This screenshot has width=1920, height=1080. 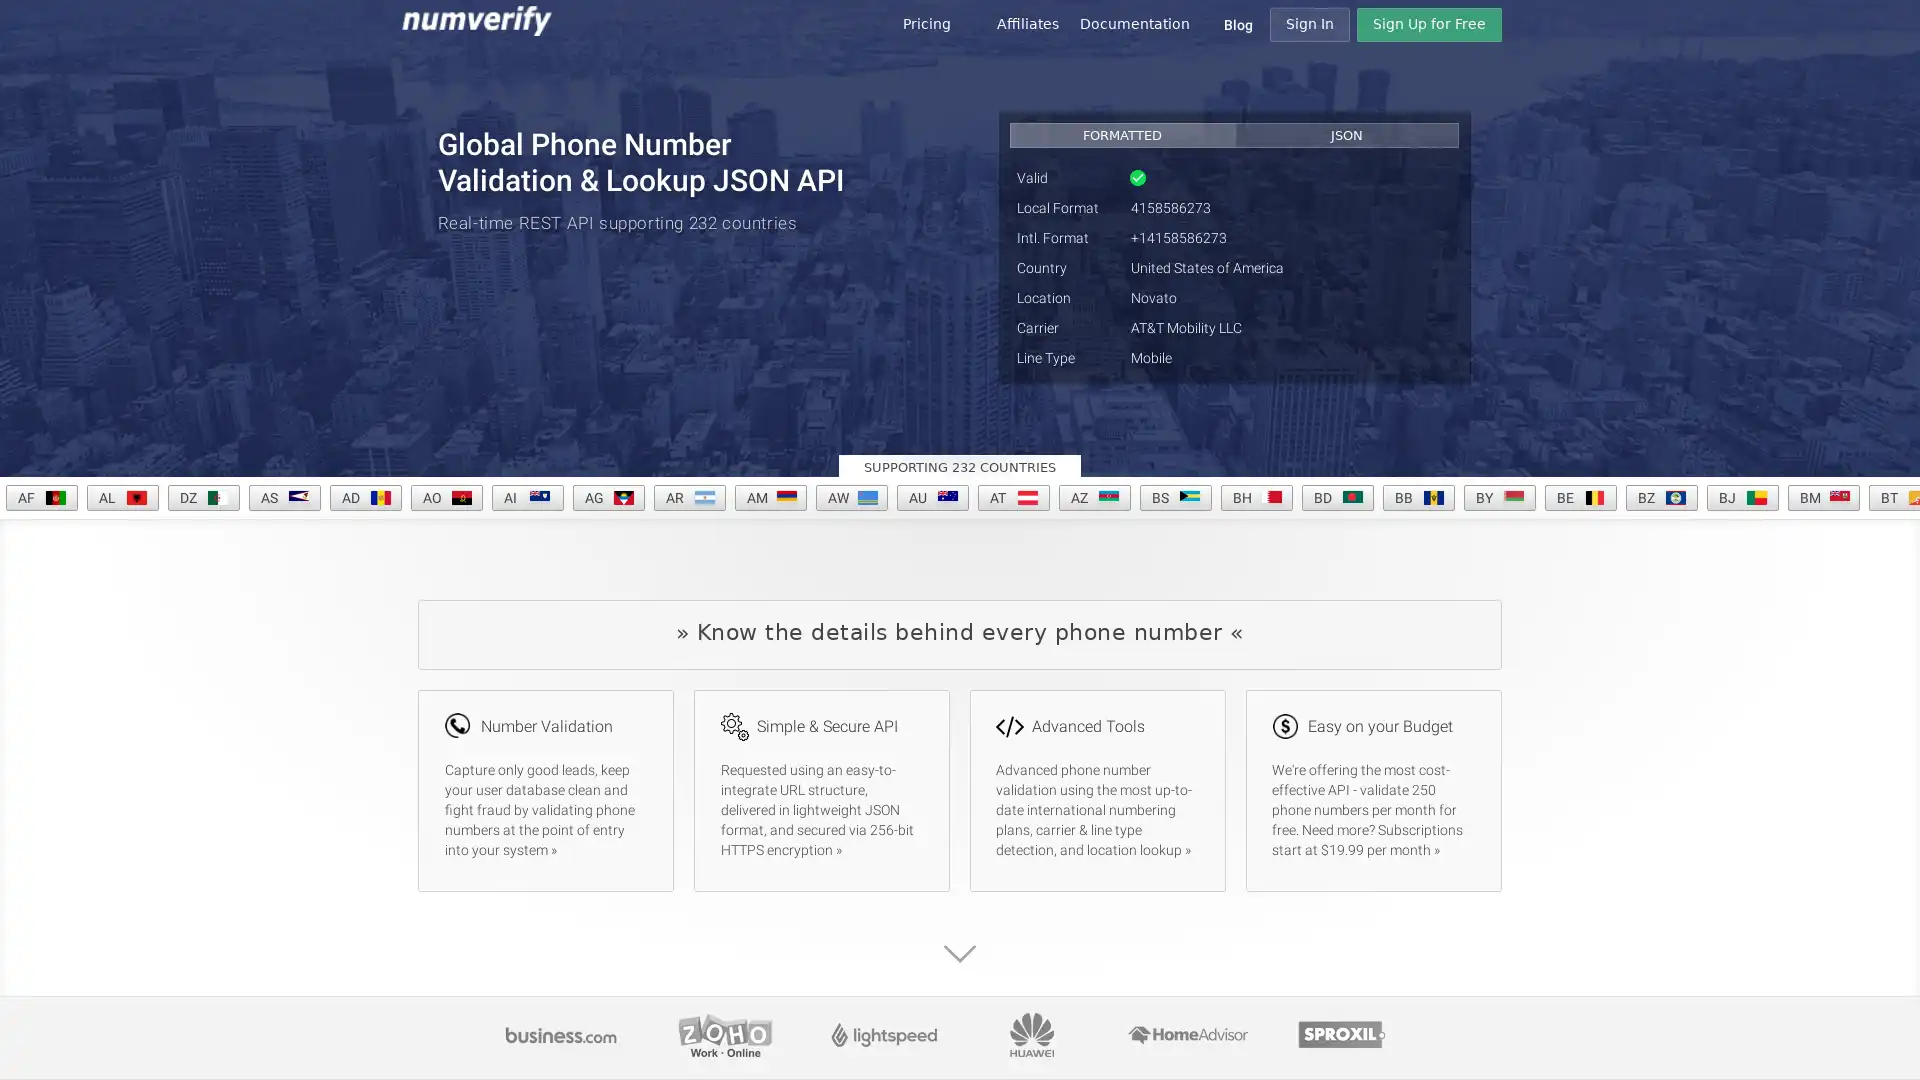 What do you see at coordinates (1122, 135) in the screenshot?
I see `FORMATTED` at bounding box center [1122, 135].